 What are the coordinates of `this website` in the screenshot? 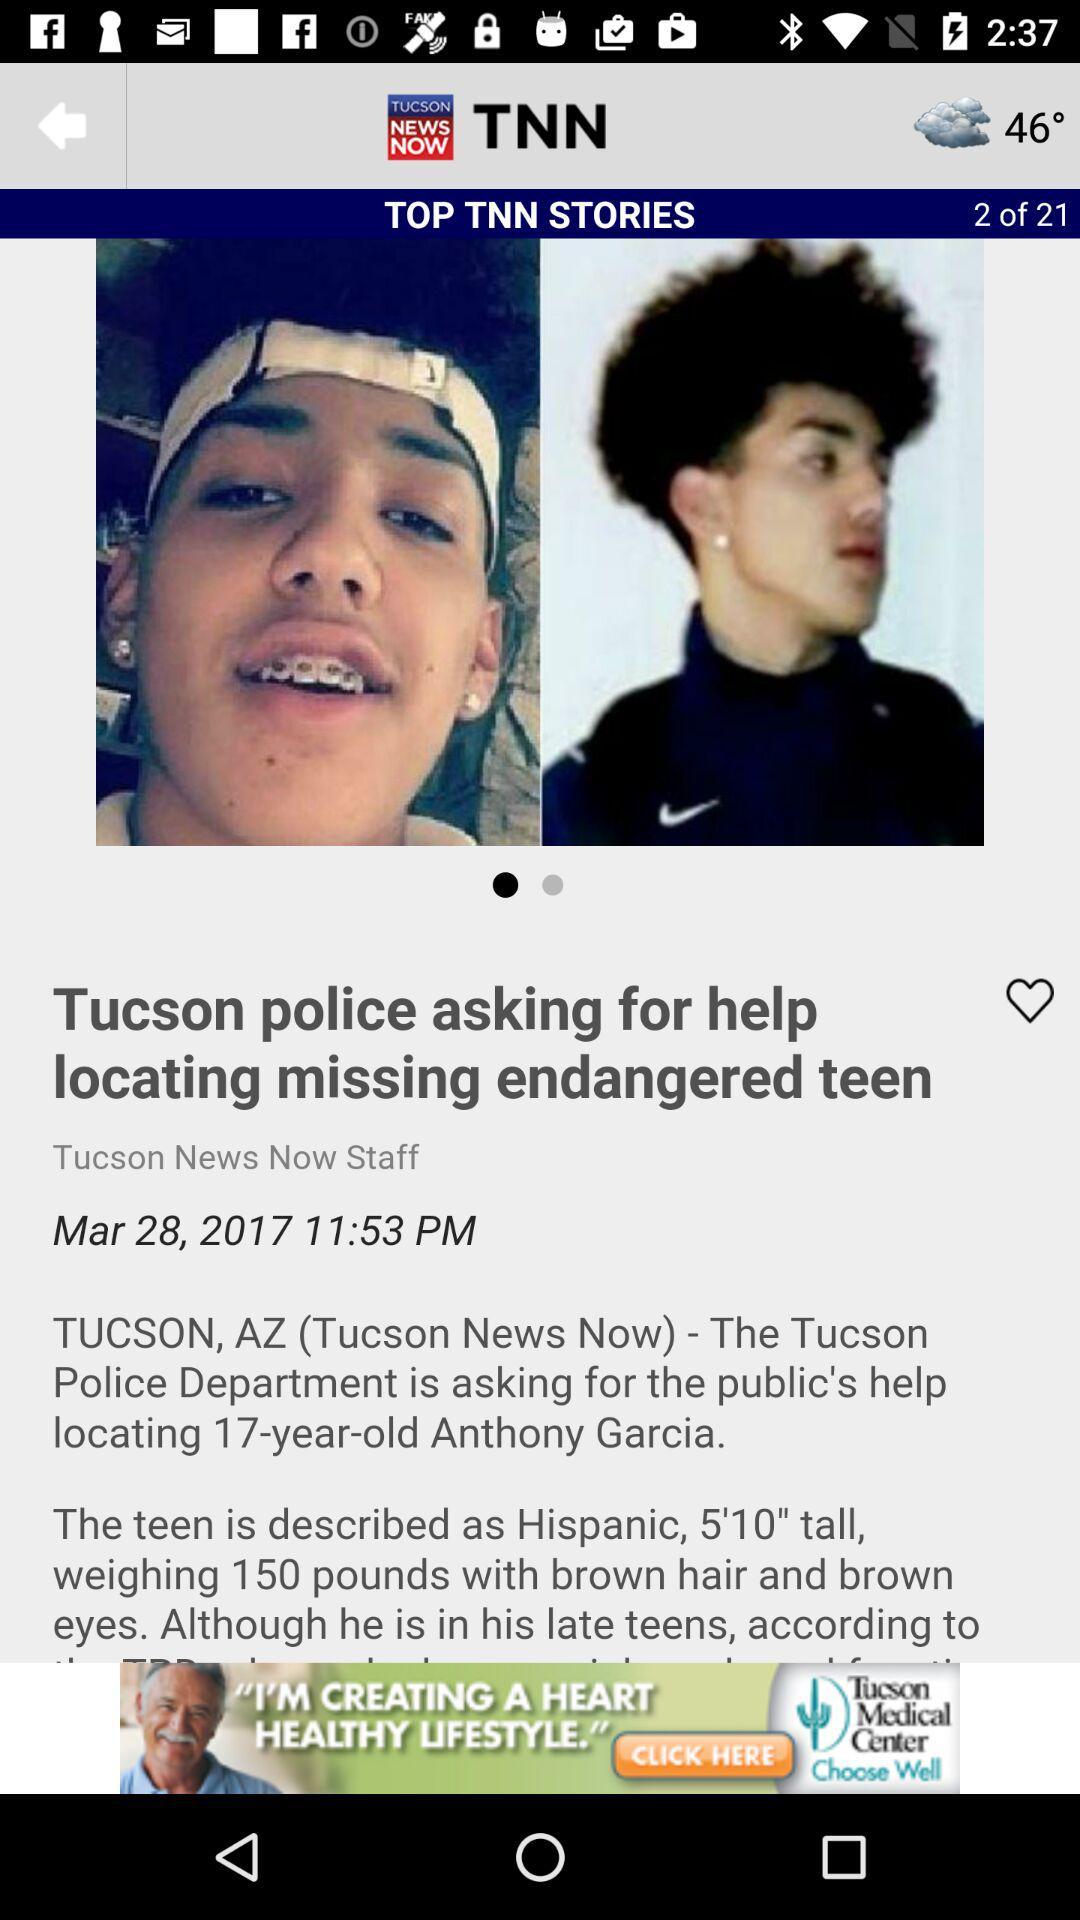 It's located at (540, 1727).